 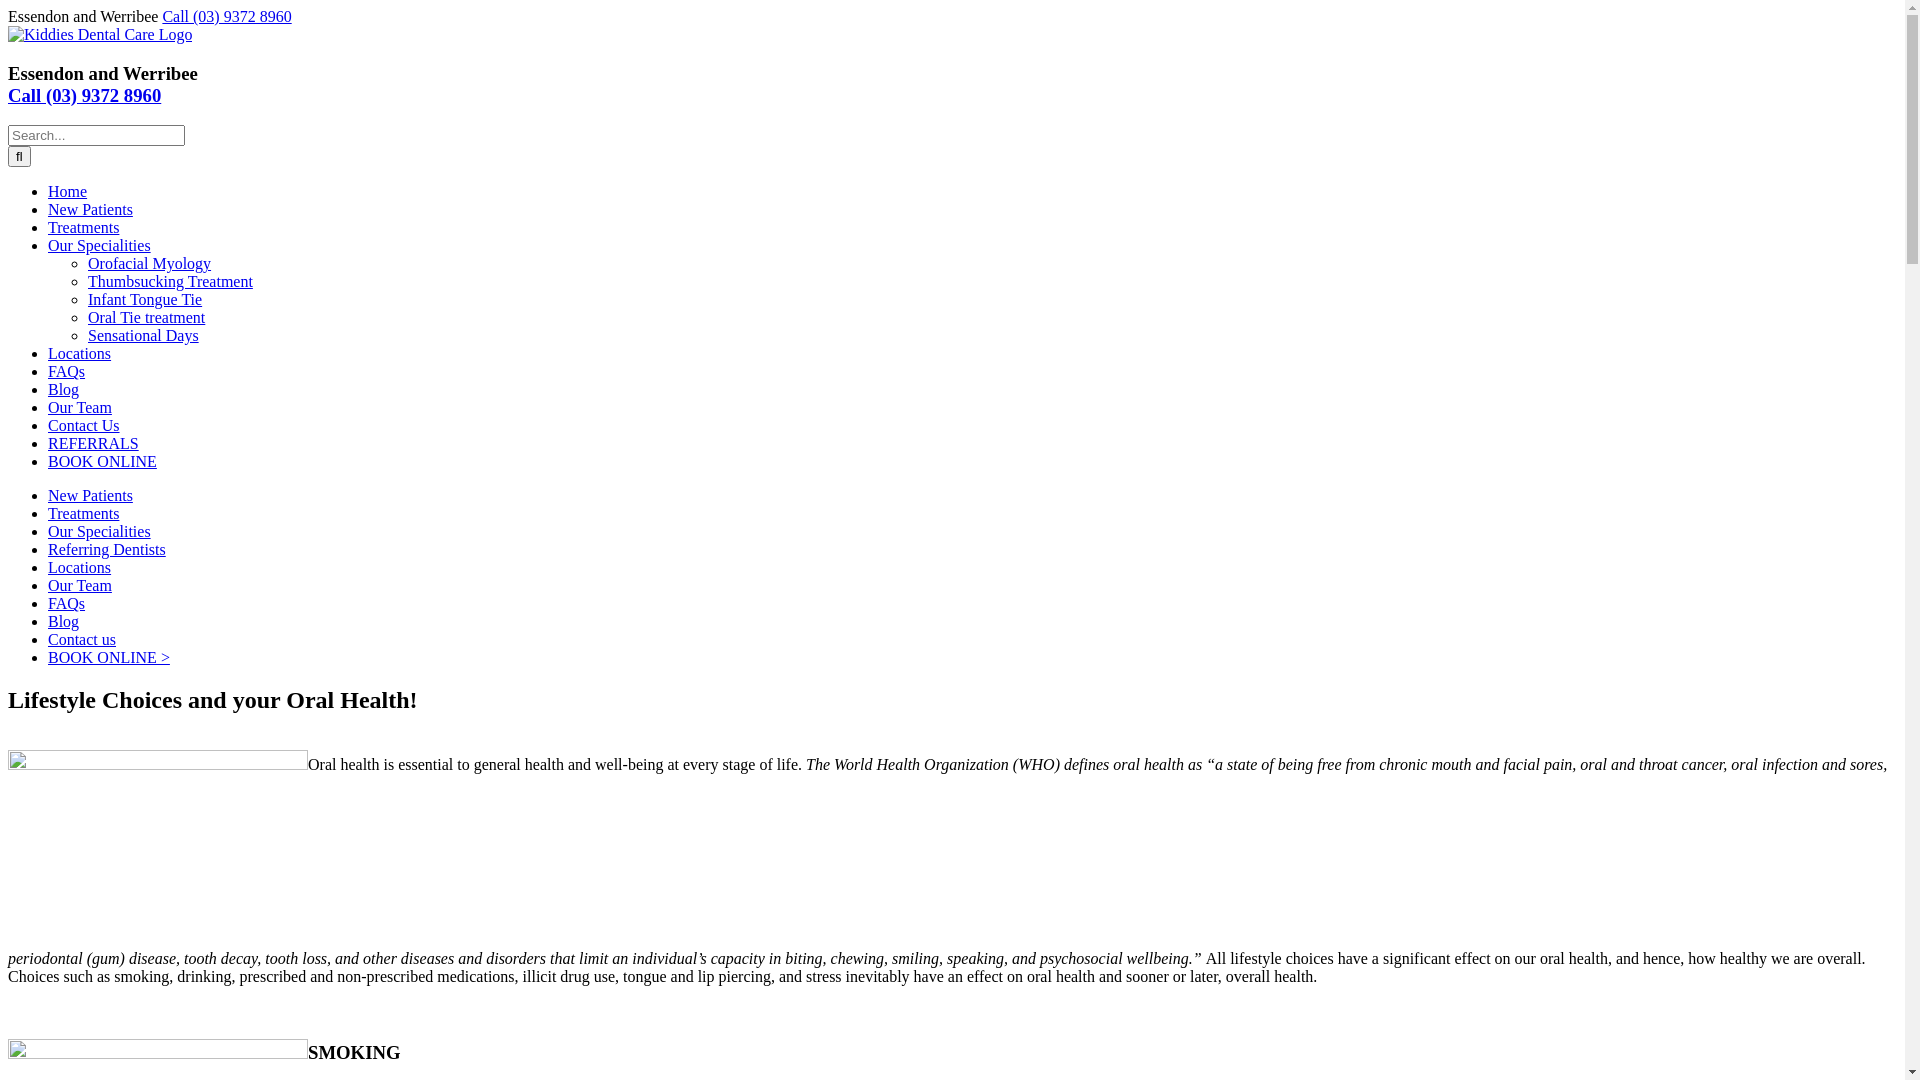 I want to click on 'Home', so click(x=67, y=191).